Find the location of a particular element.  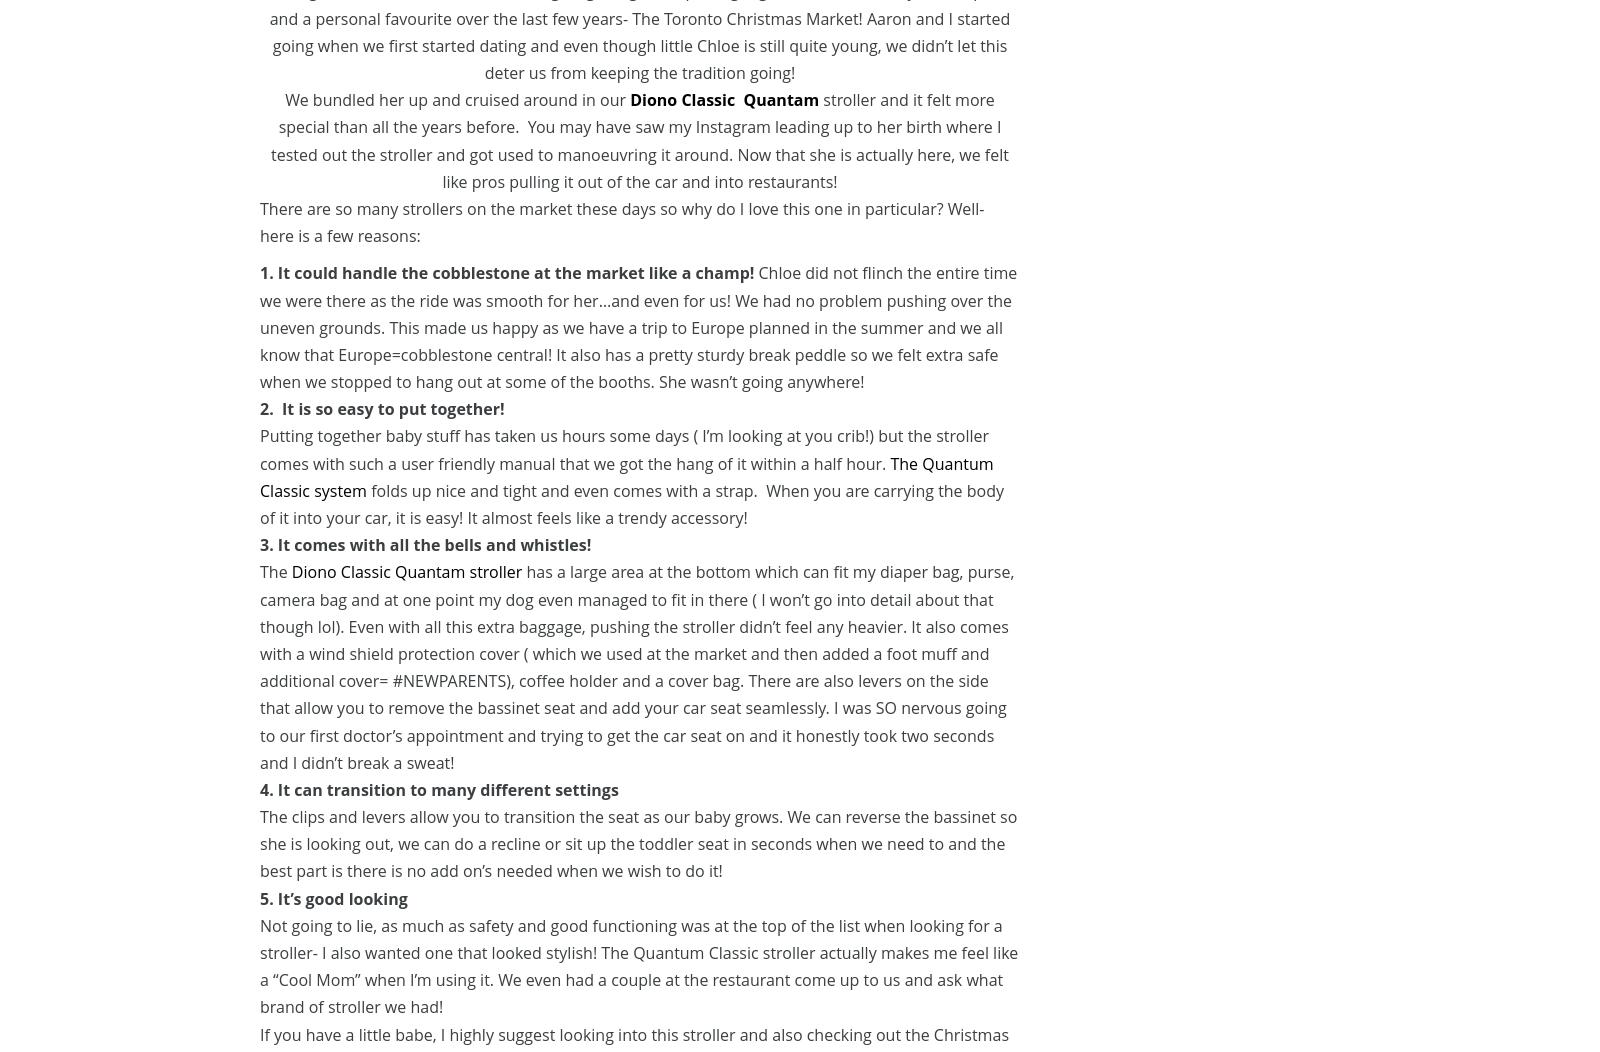

'folds up nice and tight and even comes with a strap.  When you are carrying the body of it into your car, it is easy! It almost feels like a trendy accessory!' is located at coordinates (632, 503).